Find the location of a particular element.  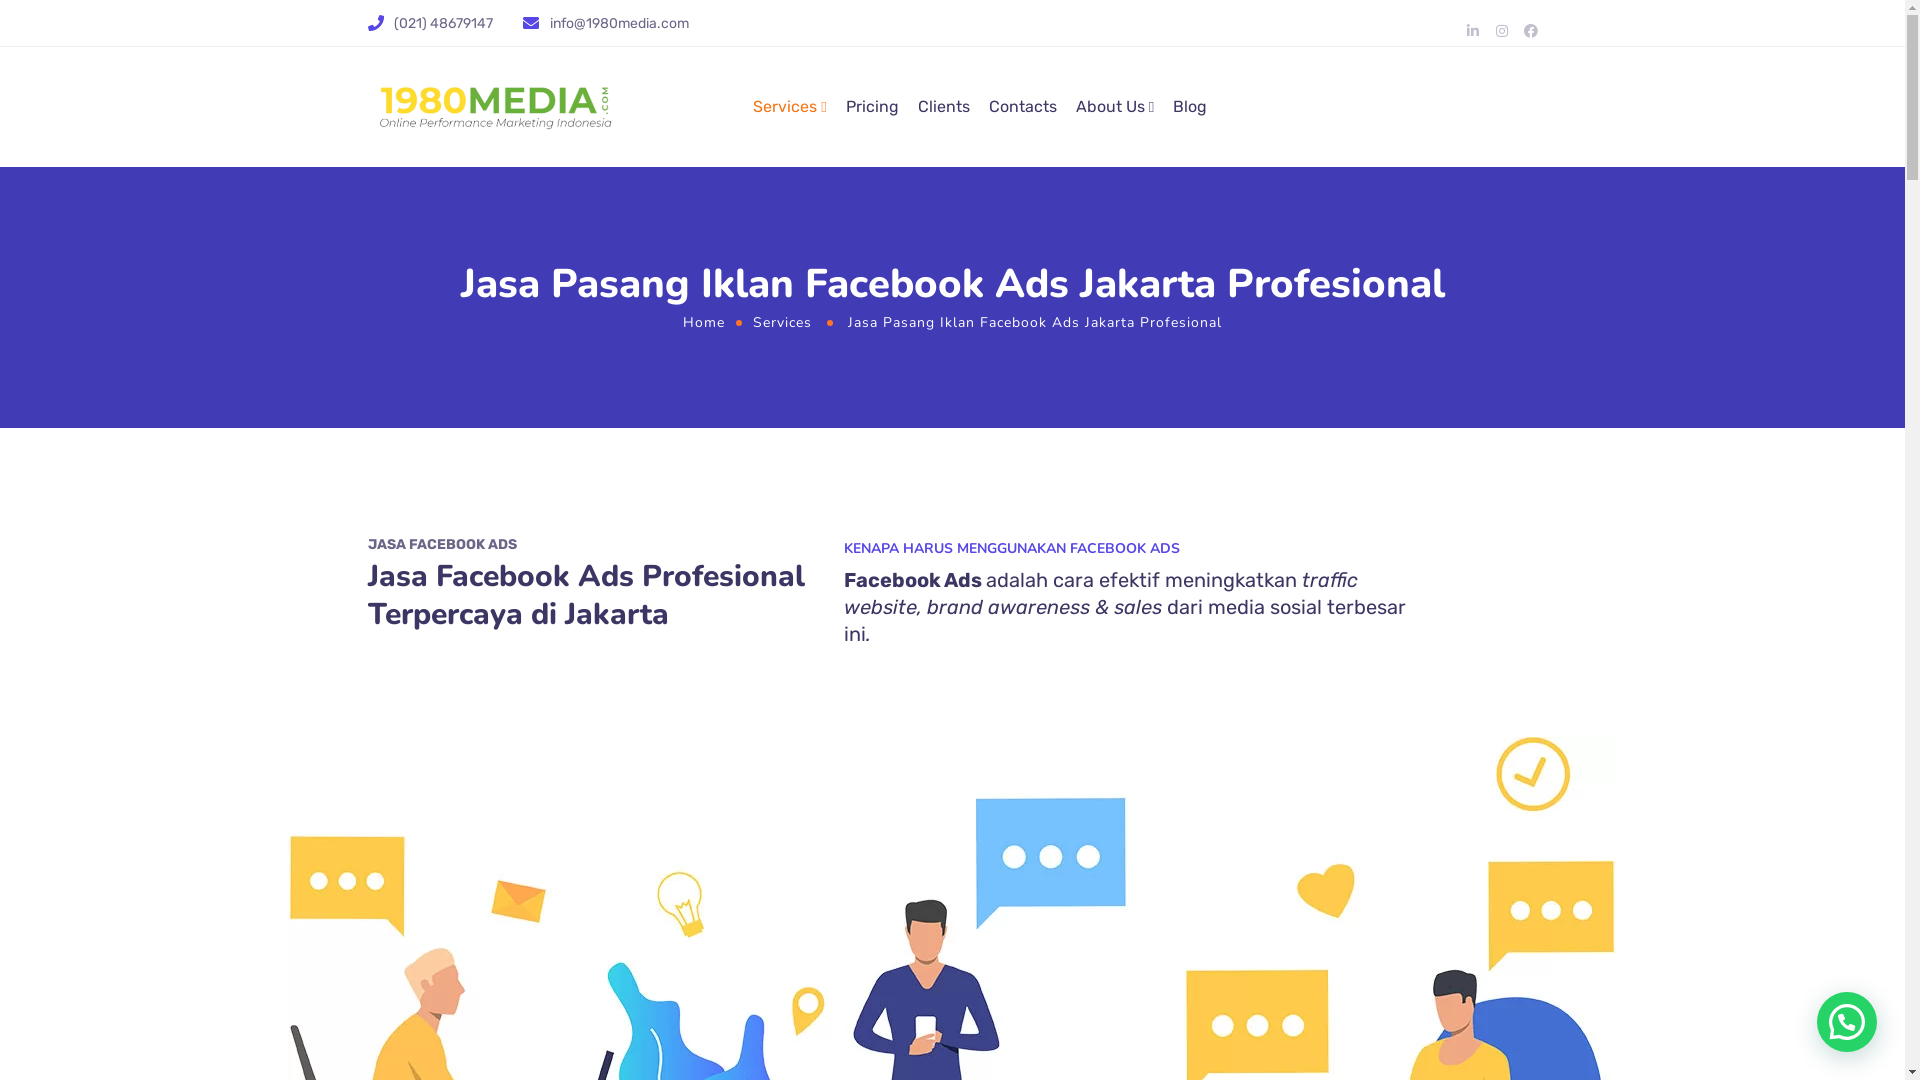

'Home' is located at coordinates (704, 320).